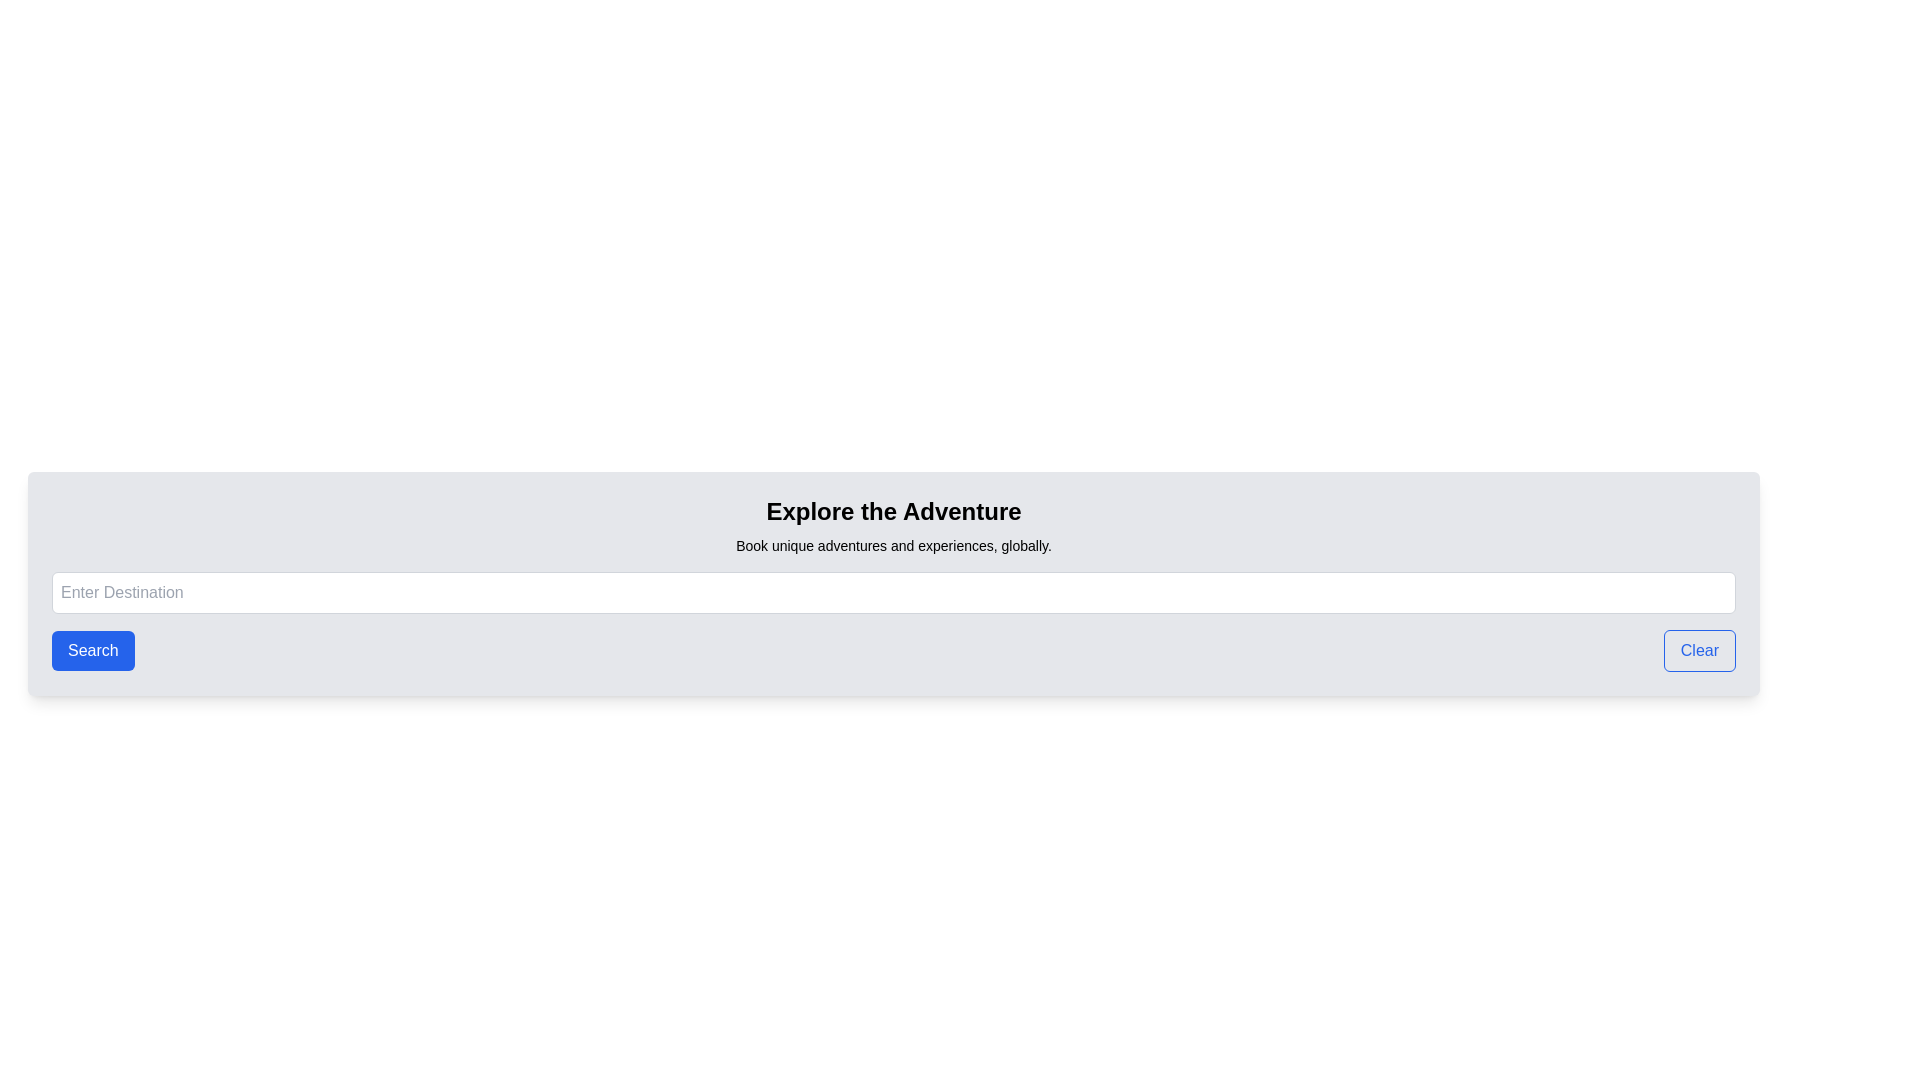 The image size is (1920, 1080). What do you see at coordinates (892, 546) in the screenshot?
I see `the text element that reads 'Book unique adventures and experiences, globally.' which is located directly below the bold heading 'Explore the Adventure.'` at bounding box center [892, 546].